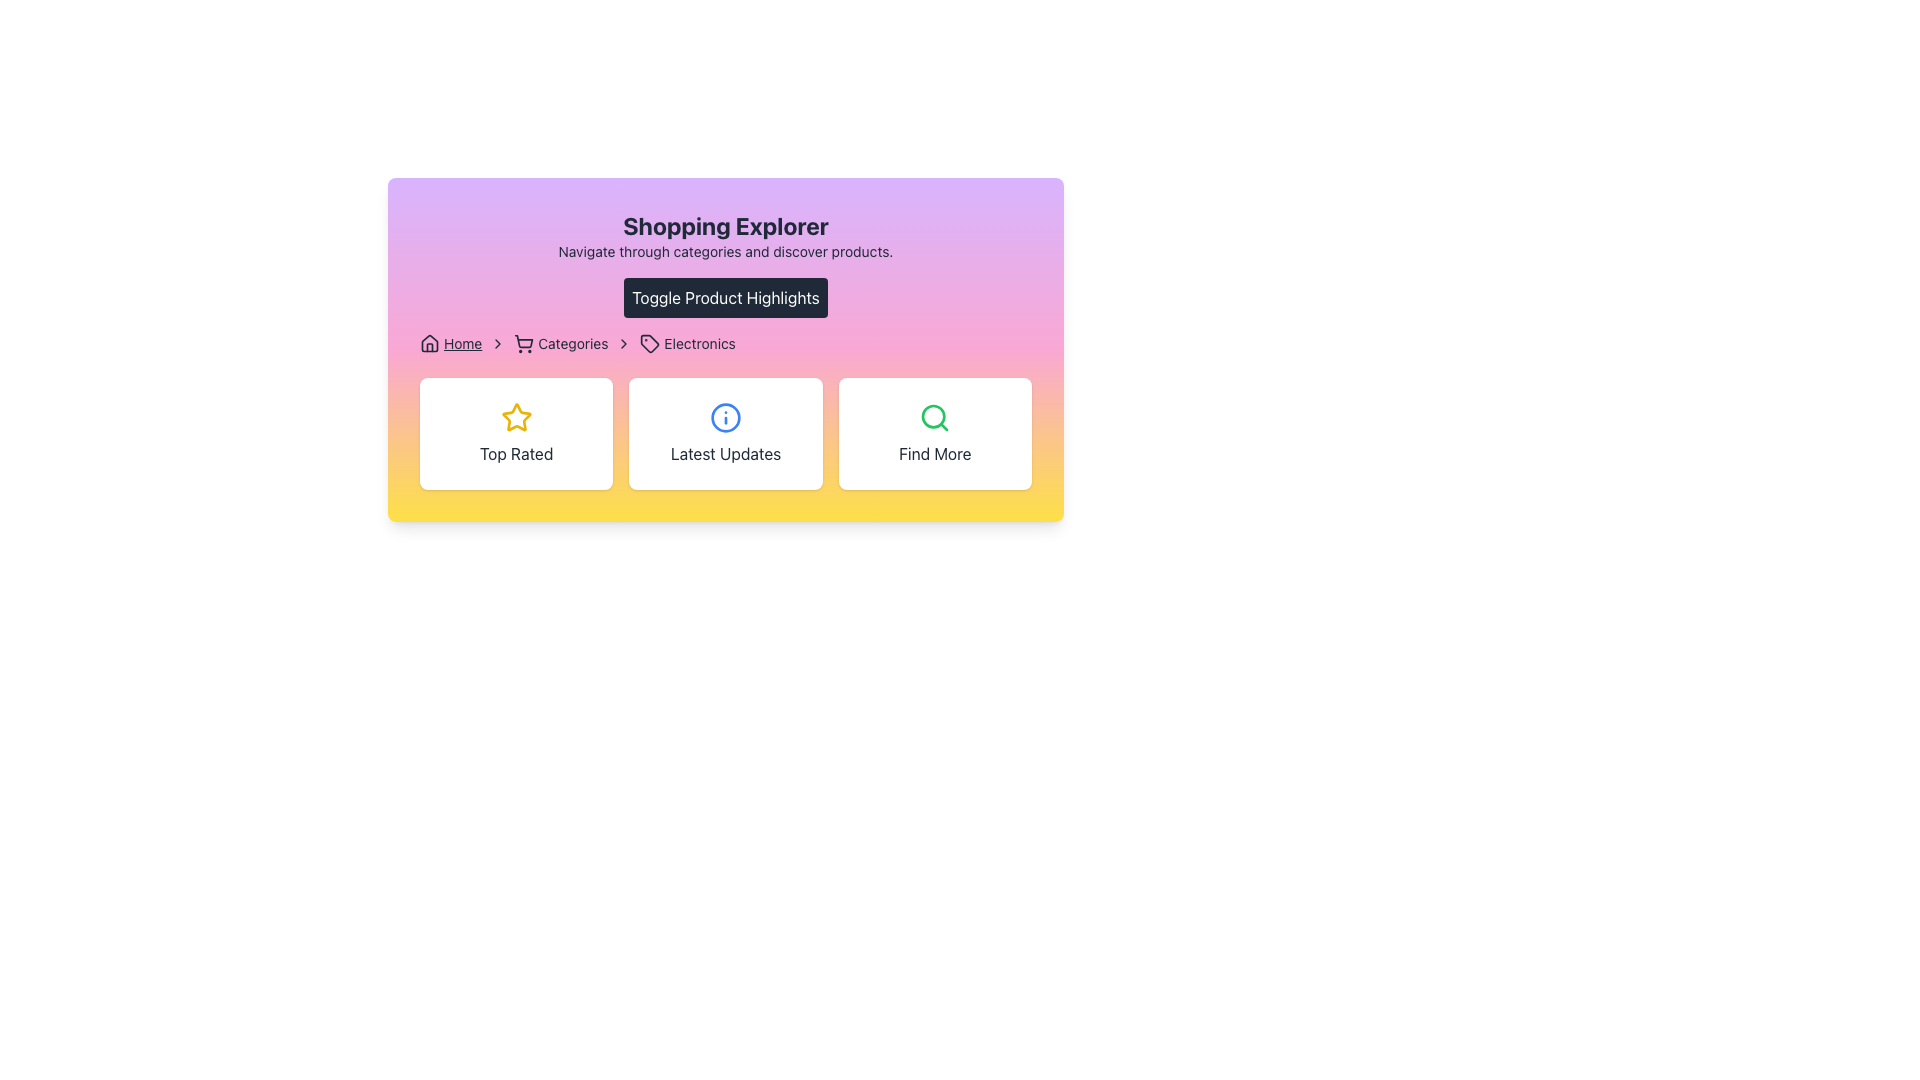 The image size is (1920, 1080). I want to click on the right-arrow icon in the breadcrumb navigation, located immediately to the right of the 'Home' text label, so click(498, 342).